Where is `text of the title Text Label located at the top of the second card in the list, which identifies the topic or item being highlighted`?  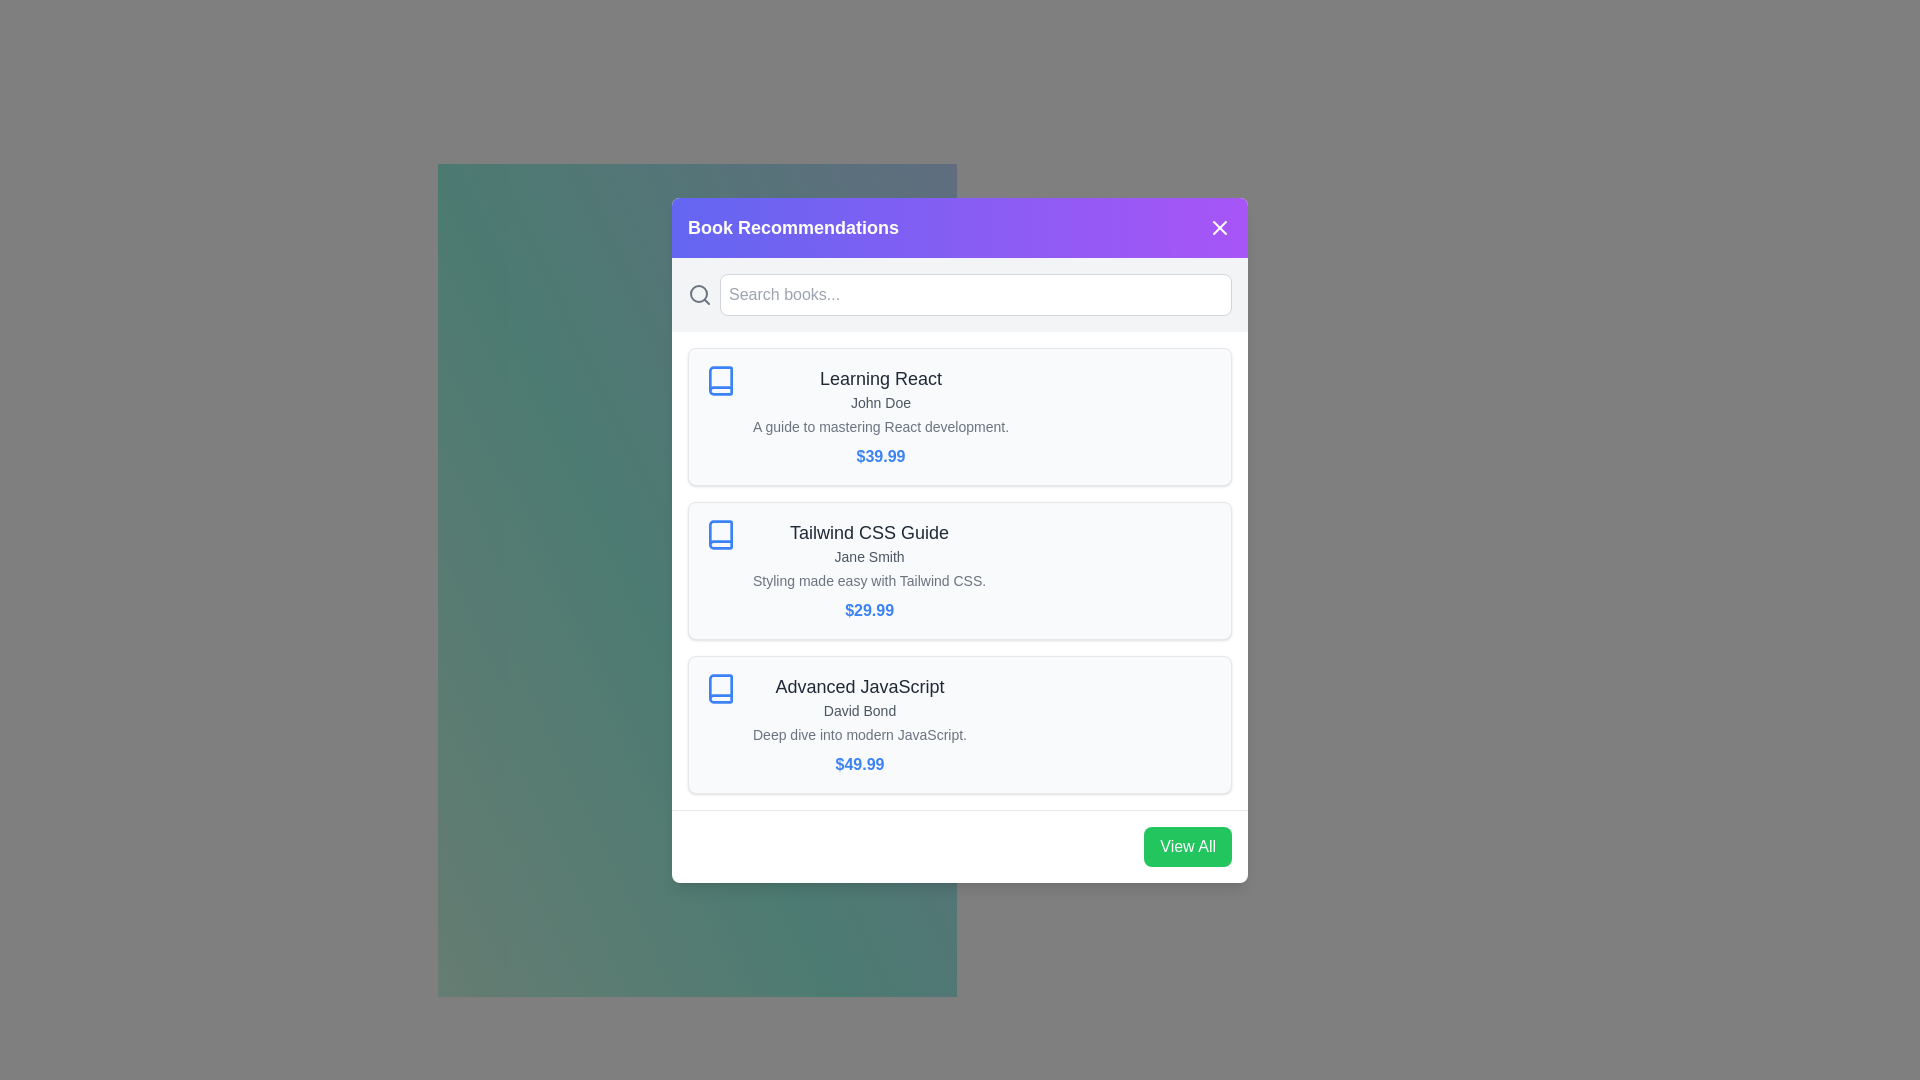 text of the title Text Label located at the top of the second card in the list, which identifies the topic or item being highlighted is located at coordinates (869, 531).